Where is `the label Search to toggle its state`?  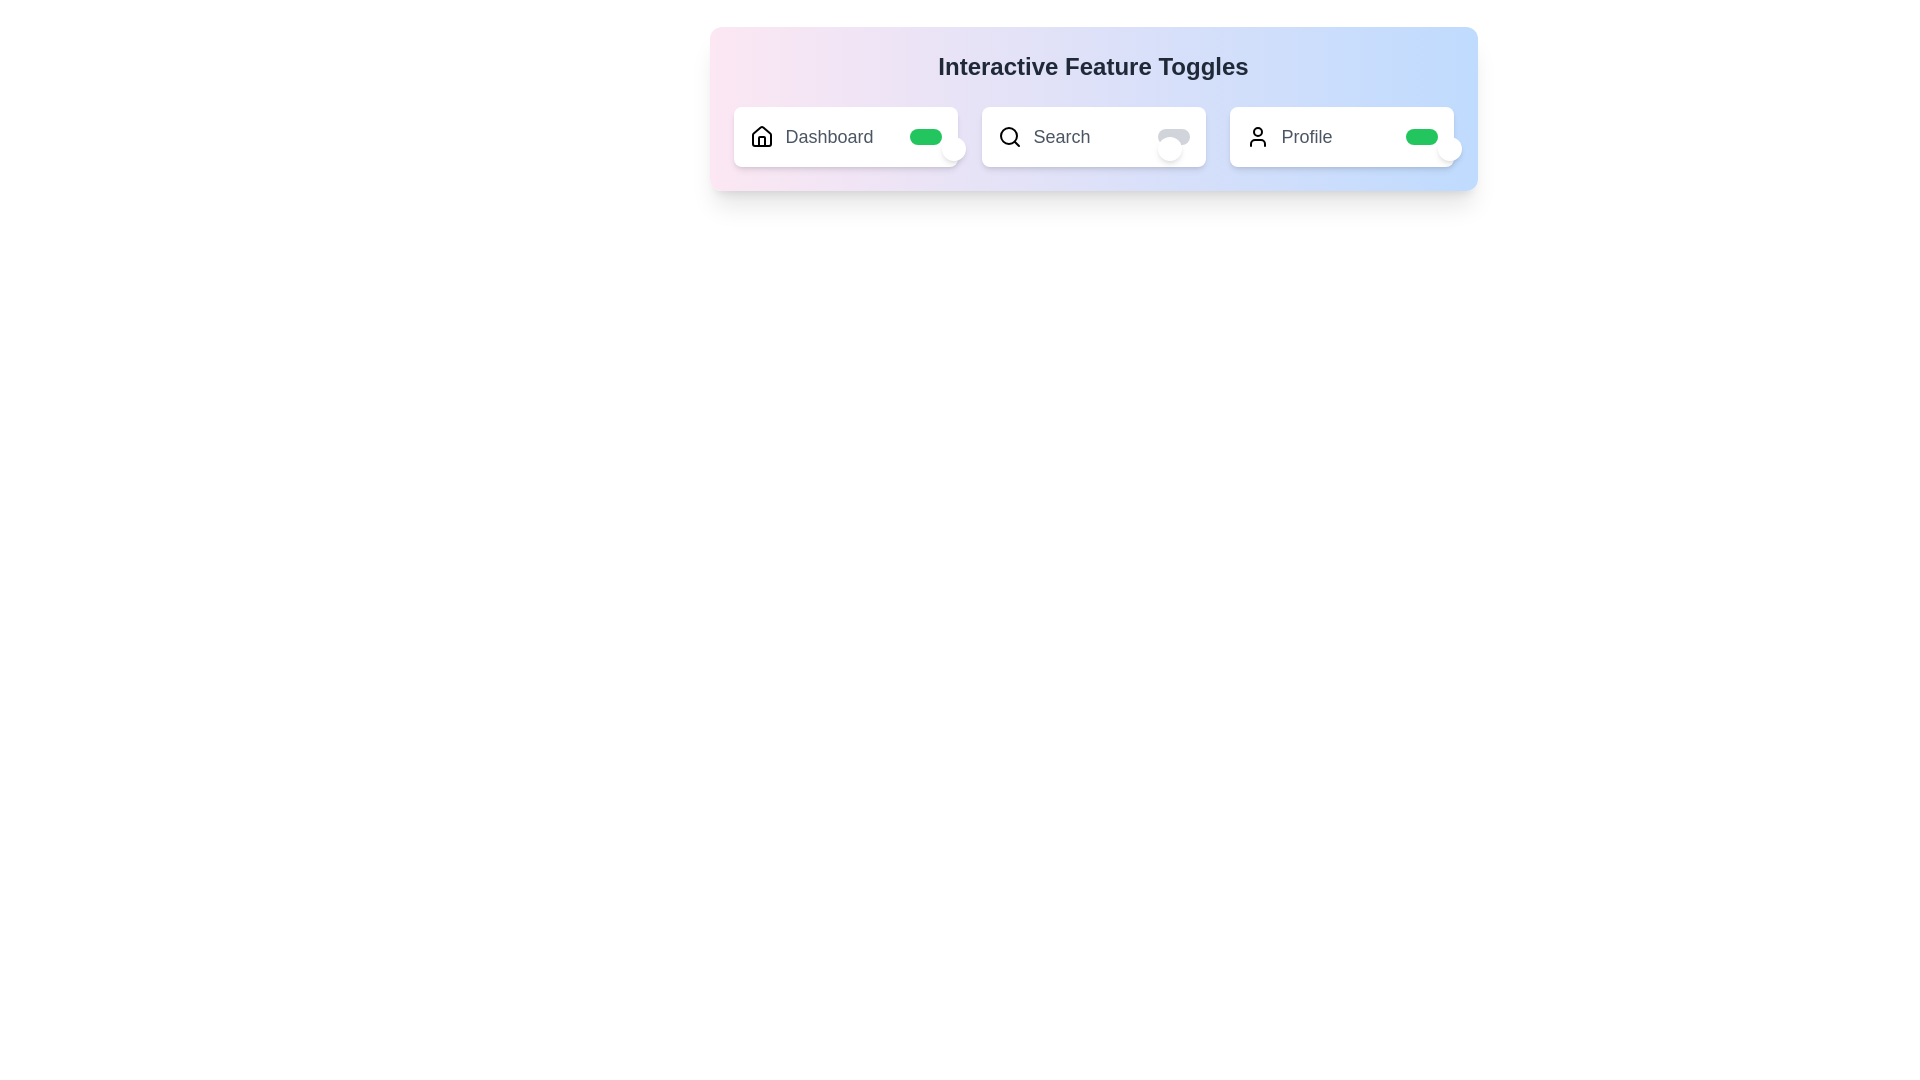 the label Search to toggle its state is located at coordinates (1092, 136).